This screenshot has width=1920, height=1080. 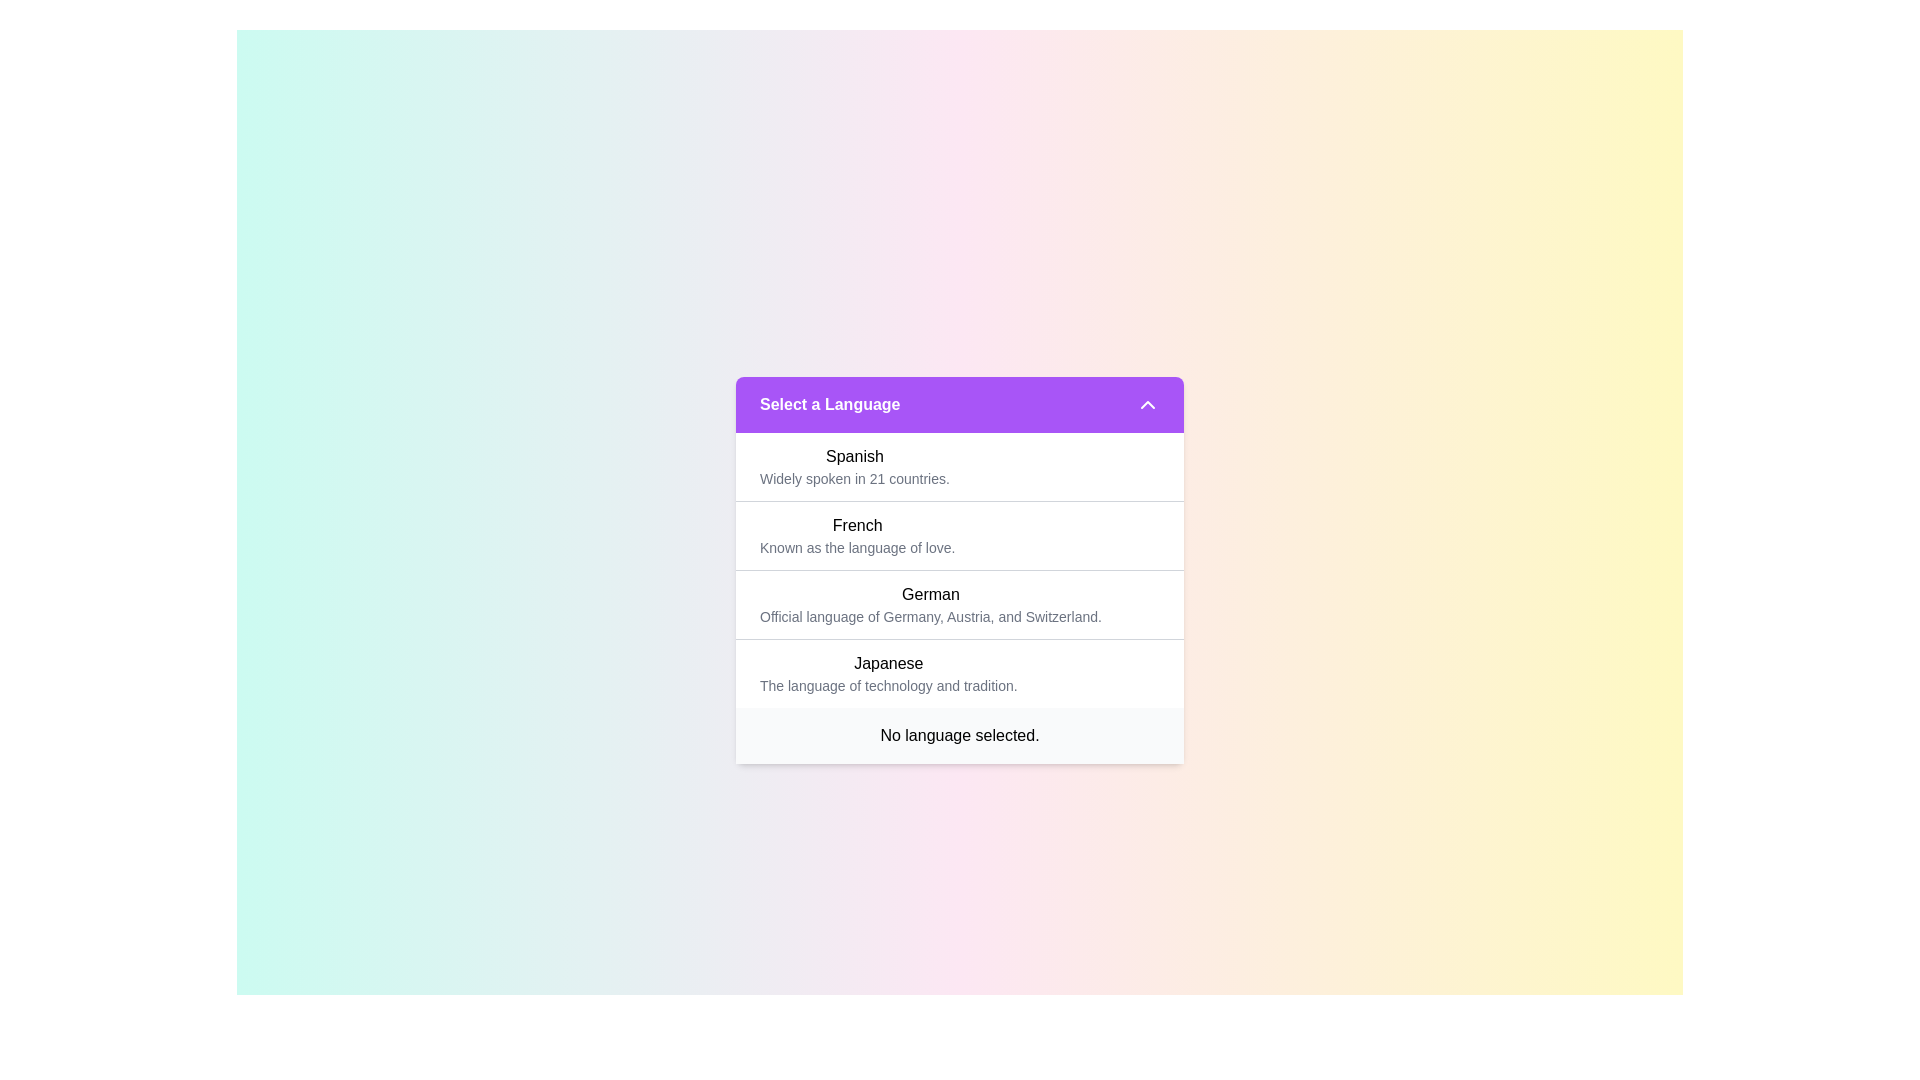 I want to click on the 'Japanese' language label in the dropdown list, which is positioned above 'No language selected' and below 'German', so click(x=887, y=663).